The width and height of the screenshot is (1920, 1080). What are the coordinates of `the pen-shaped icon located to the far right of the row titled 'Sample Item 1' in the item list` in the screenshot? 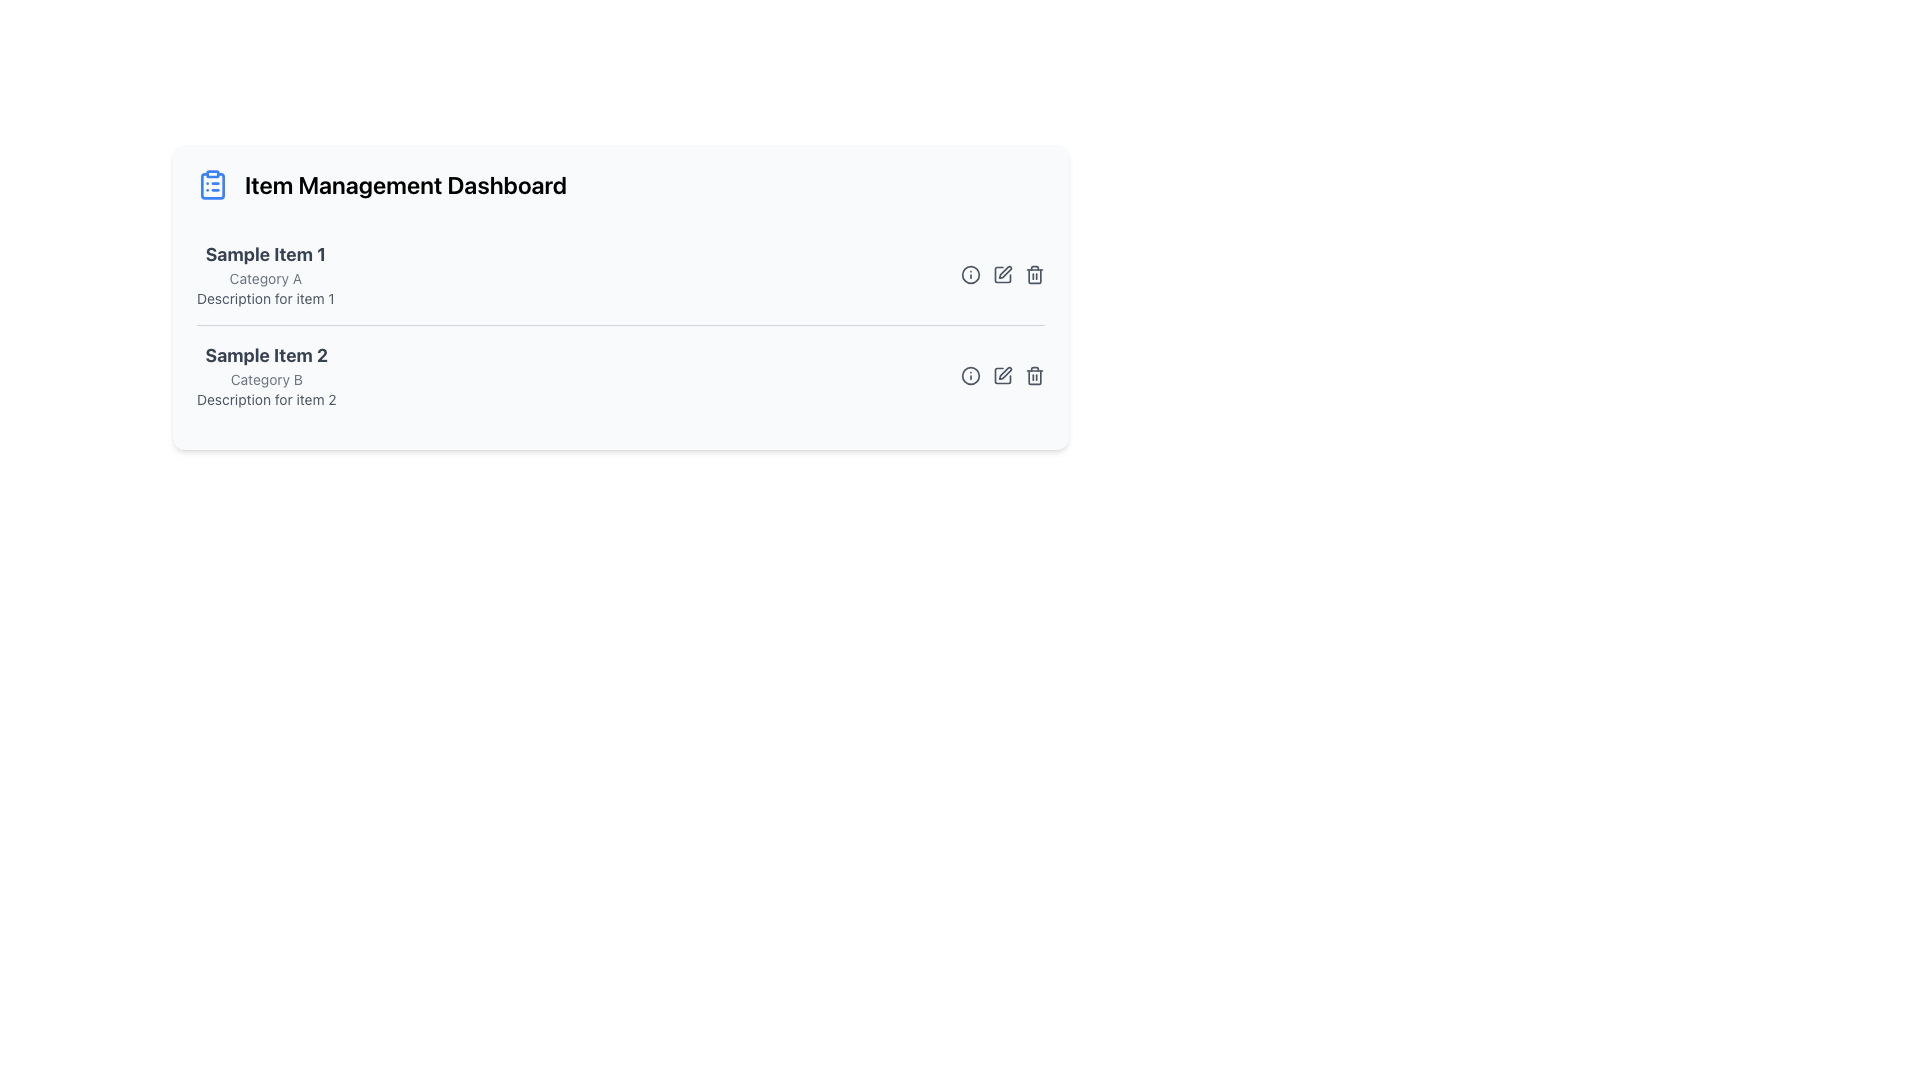 It's located at (1005, 272).